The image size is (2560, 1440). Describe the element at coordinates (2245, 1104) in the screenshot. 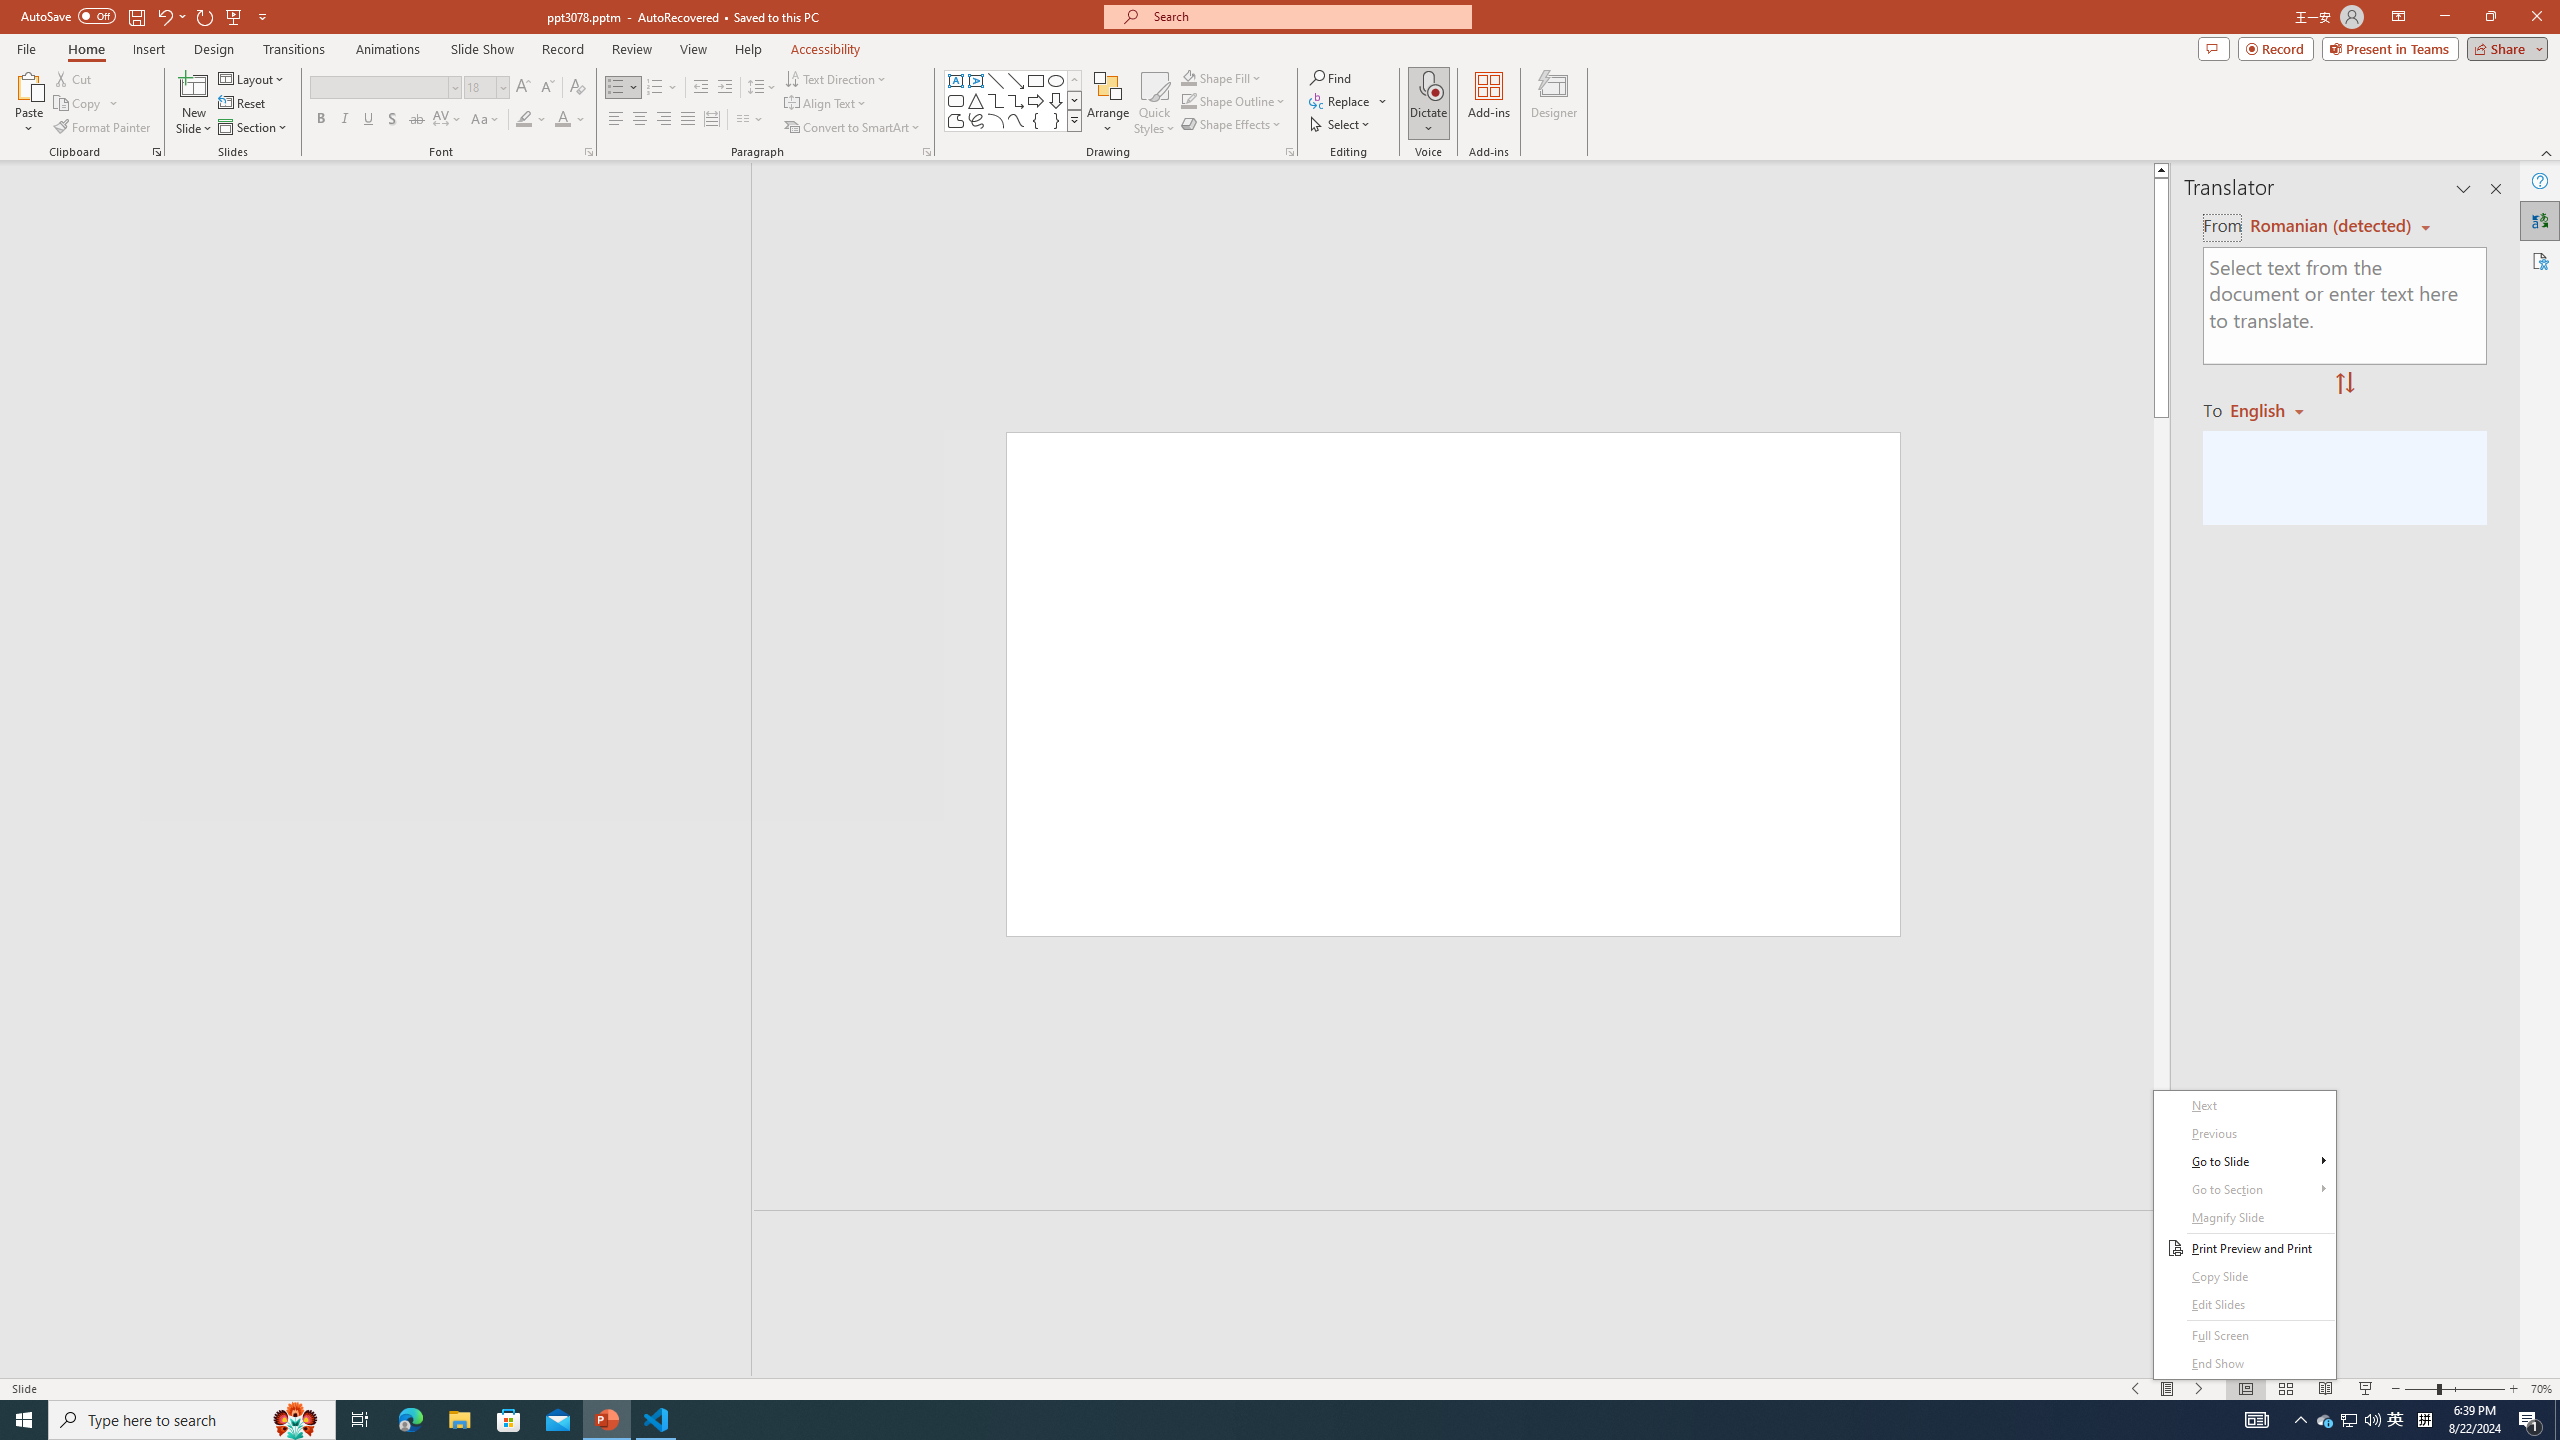

I see `'Next'` at that location.